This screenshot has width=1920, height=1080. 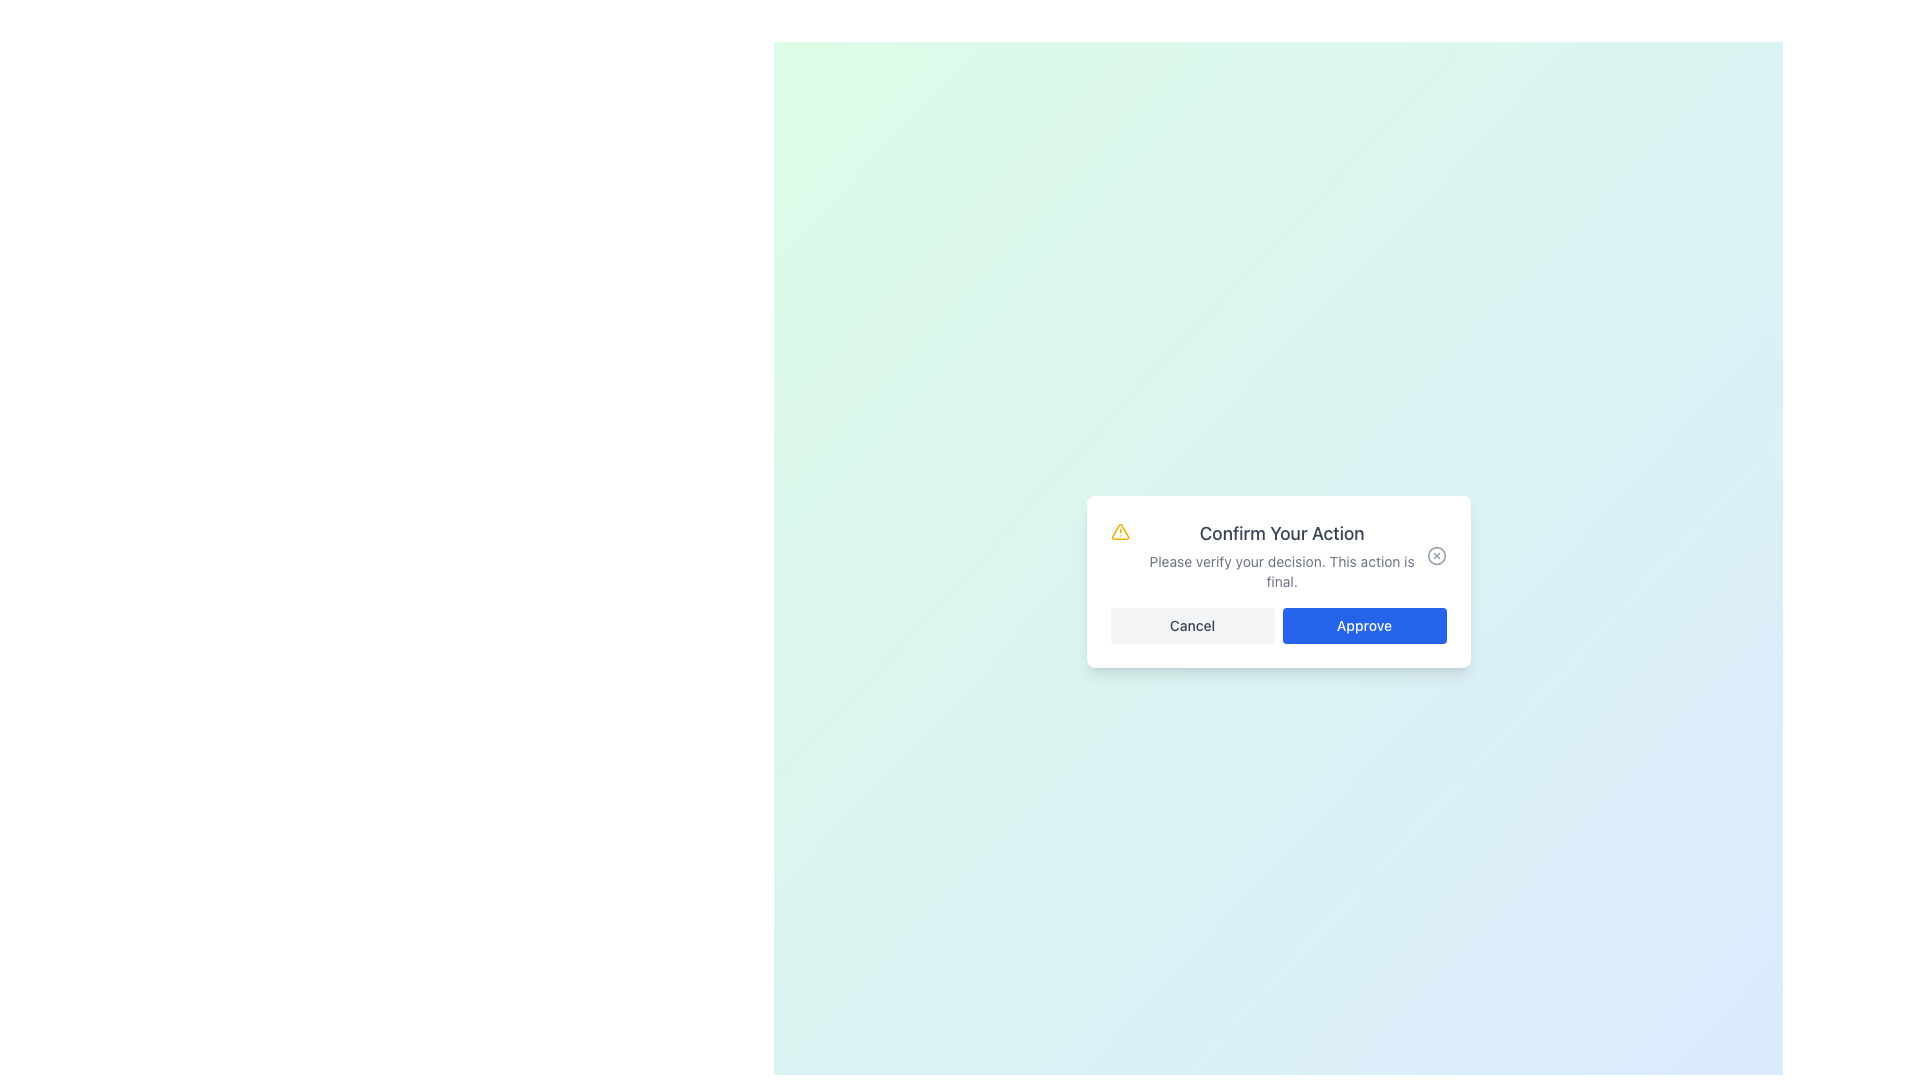 I want to click on the 'Approve' button, which is the second button in a modal dialog, featuring a blue background and white text, so click(x=1363, y=624).